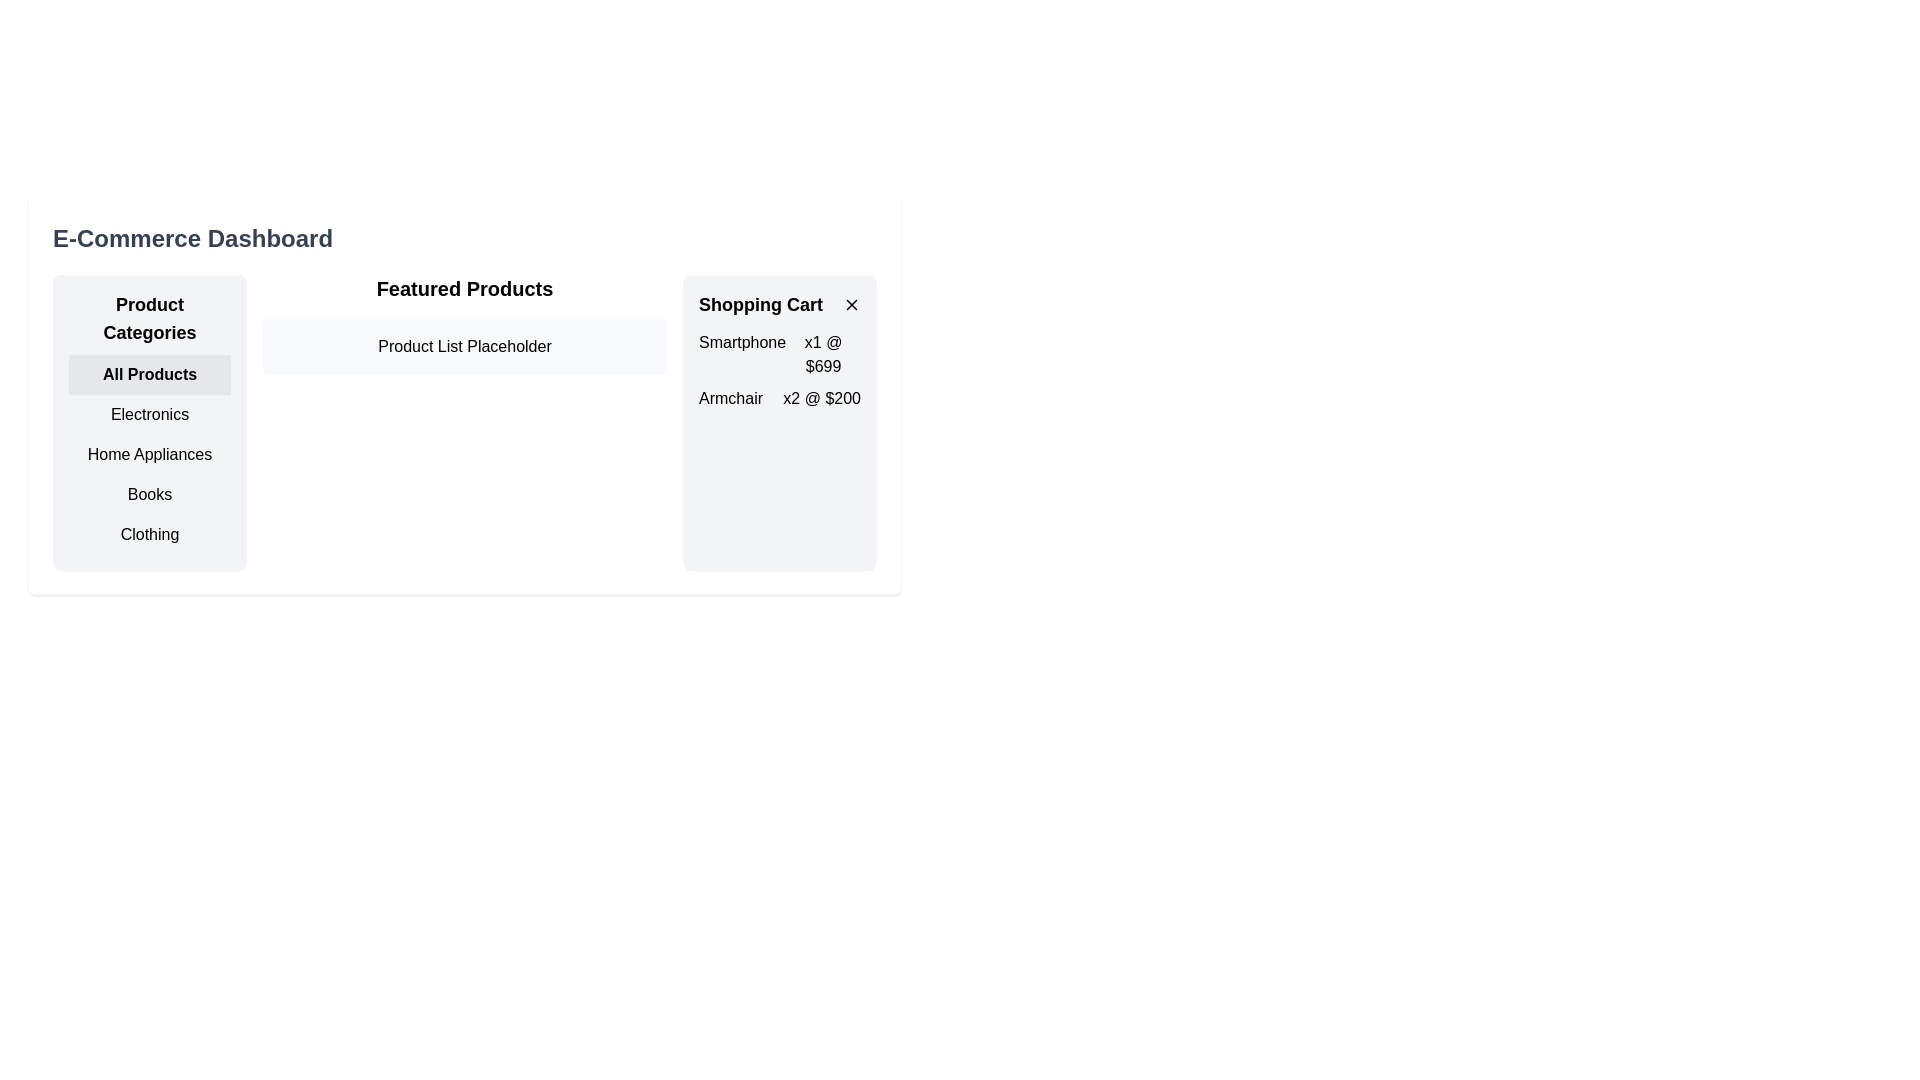 The image size is (1920, 1080). Describe the element at coordinates (192, 238) in the screenshot. I see `text label that serves as the title of the dashboard, identifying it as the 'E-Commerce Dashboard', located at the top-left corner of the dashboard header` at that location.